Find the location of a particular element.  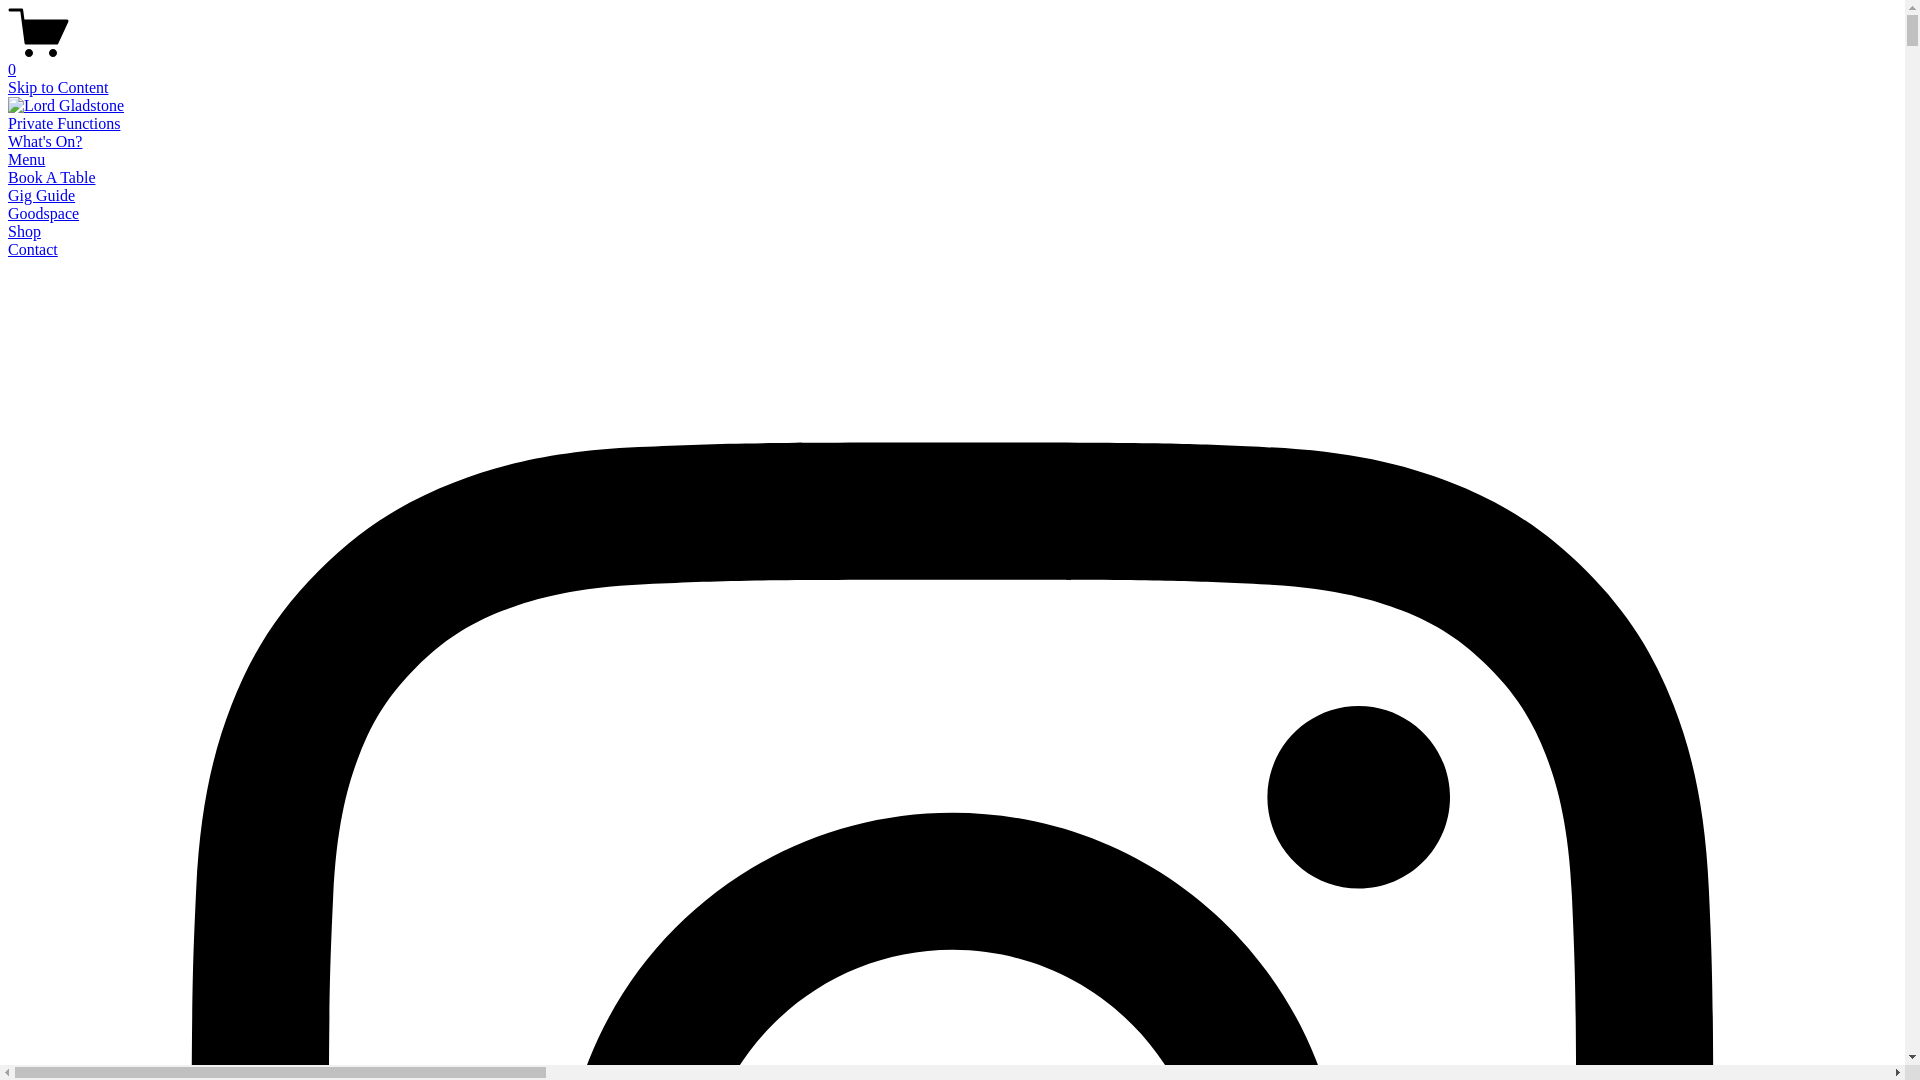

'What's On?' is located at coordinates (44, 140).